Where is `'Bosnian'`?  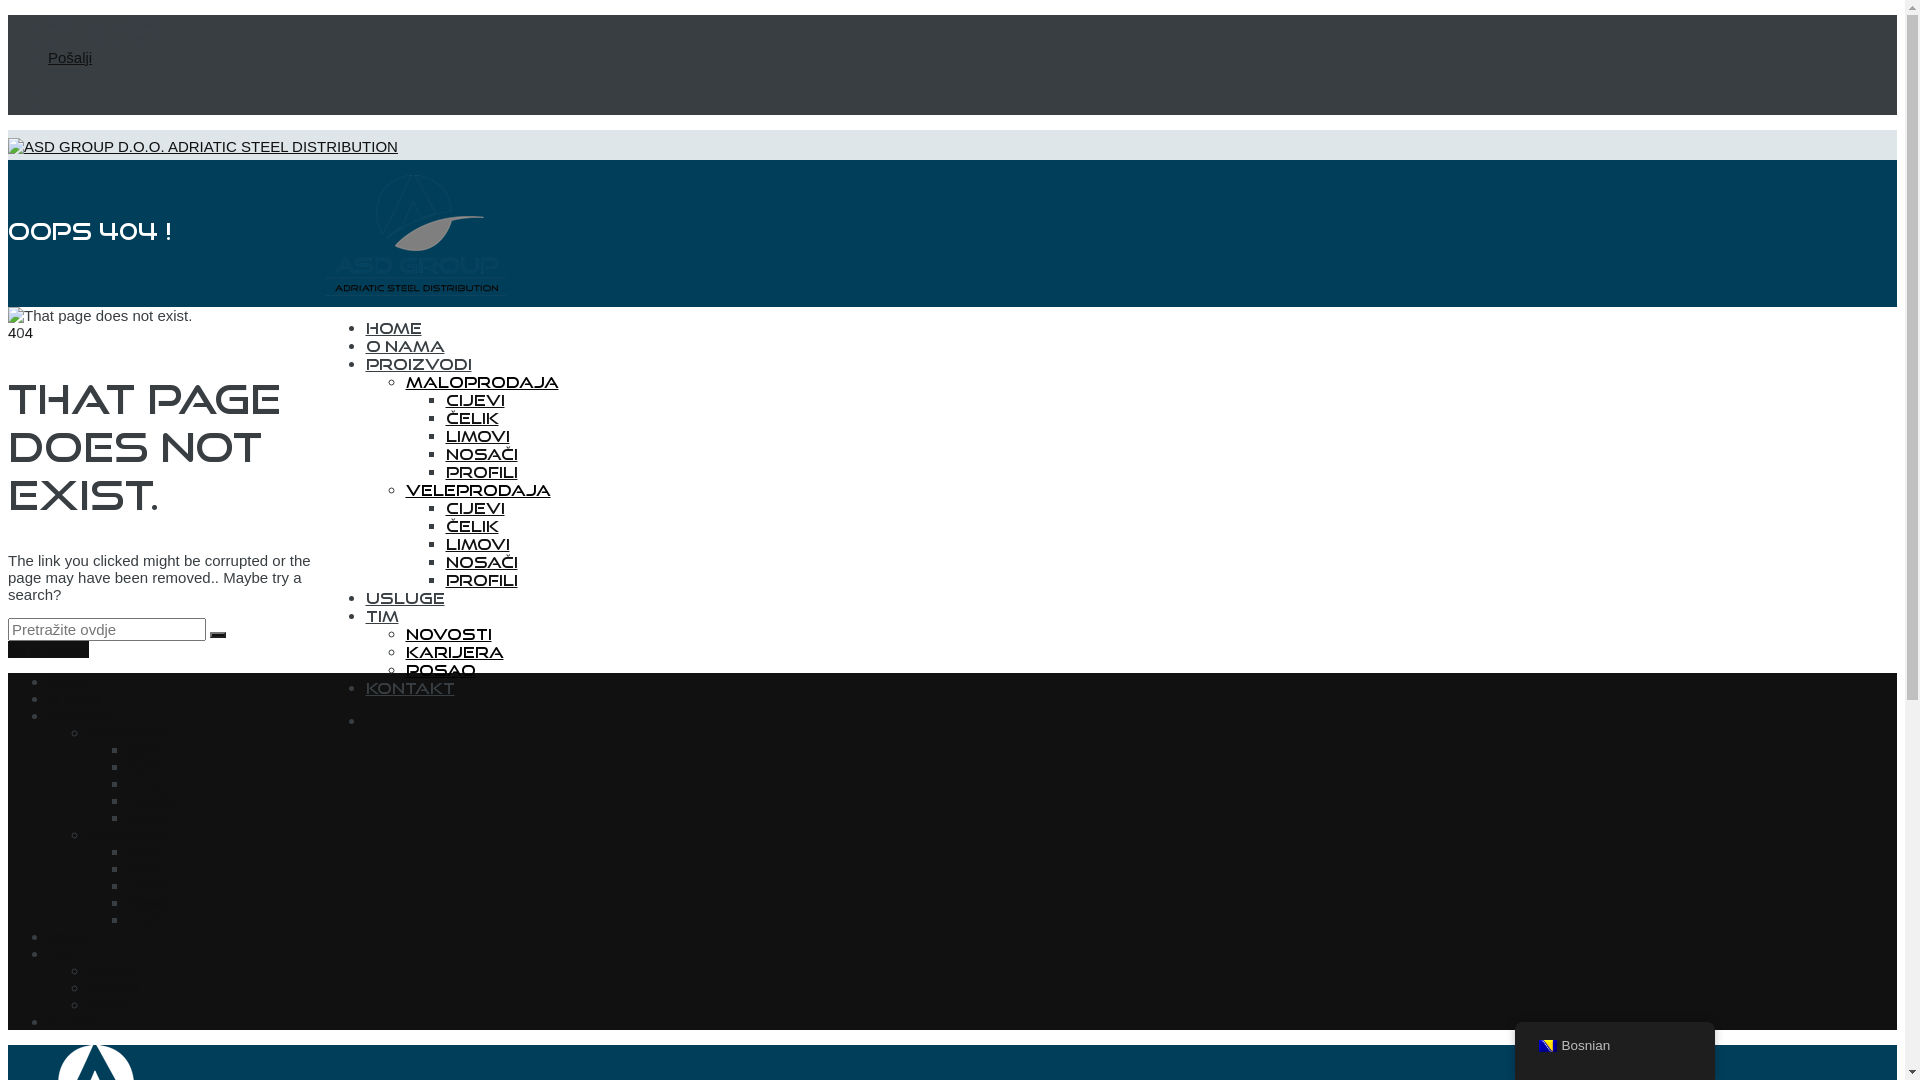
'Bosnian' is located at coordinates (1545, 1044).